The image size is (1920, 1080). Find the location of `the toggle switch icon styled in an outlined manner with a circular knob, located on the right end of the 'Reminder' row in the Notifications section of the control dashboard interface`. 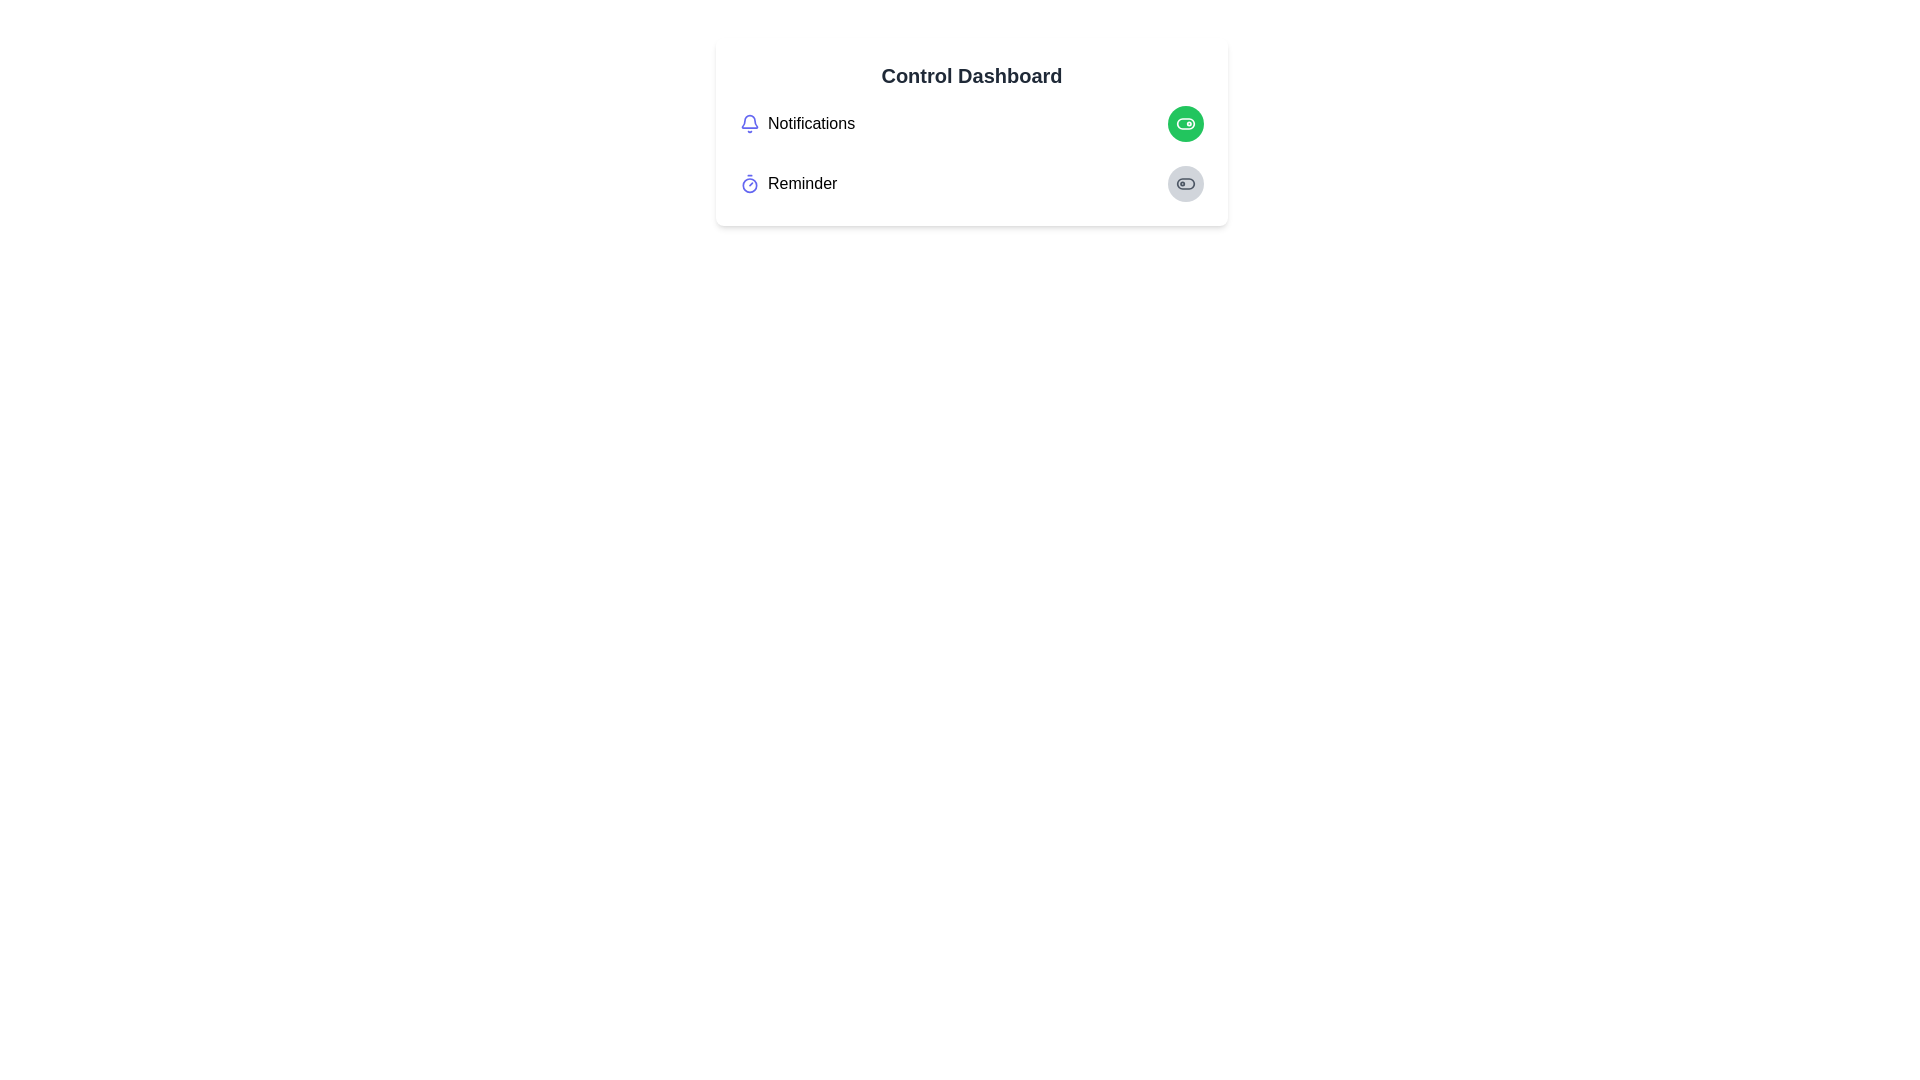

the toggle switch icon styled in an outlined manner with a circular knob, located on the right end of the 'Reminder' row in the Notifications section of the control dashboard interface is located at coordinates (1185, 184).